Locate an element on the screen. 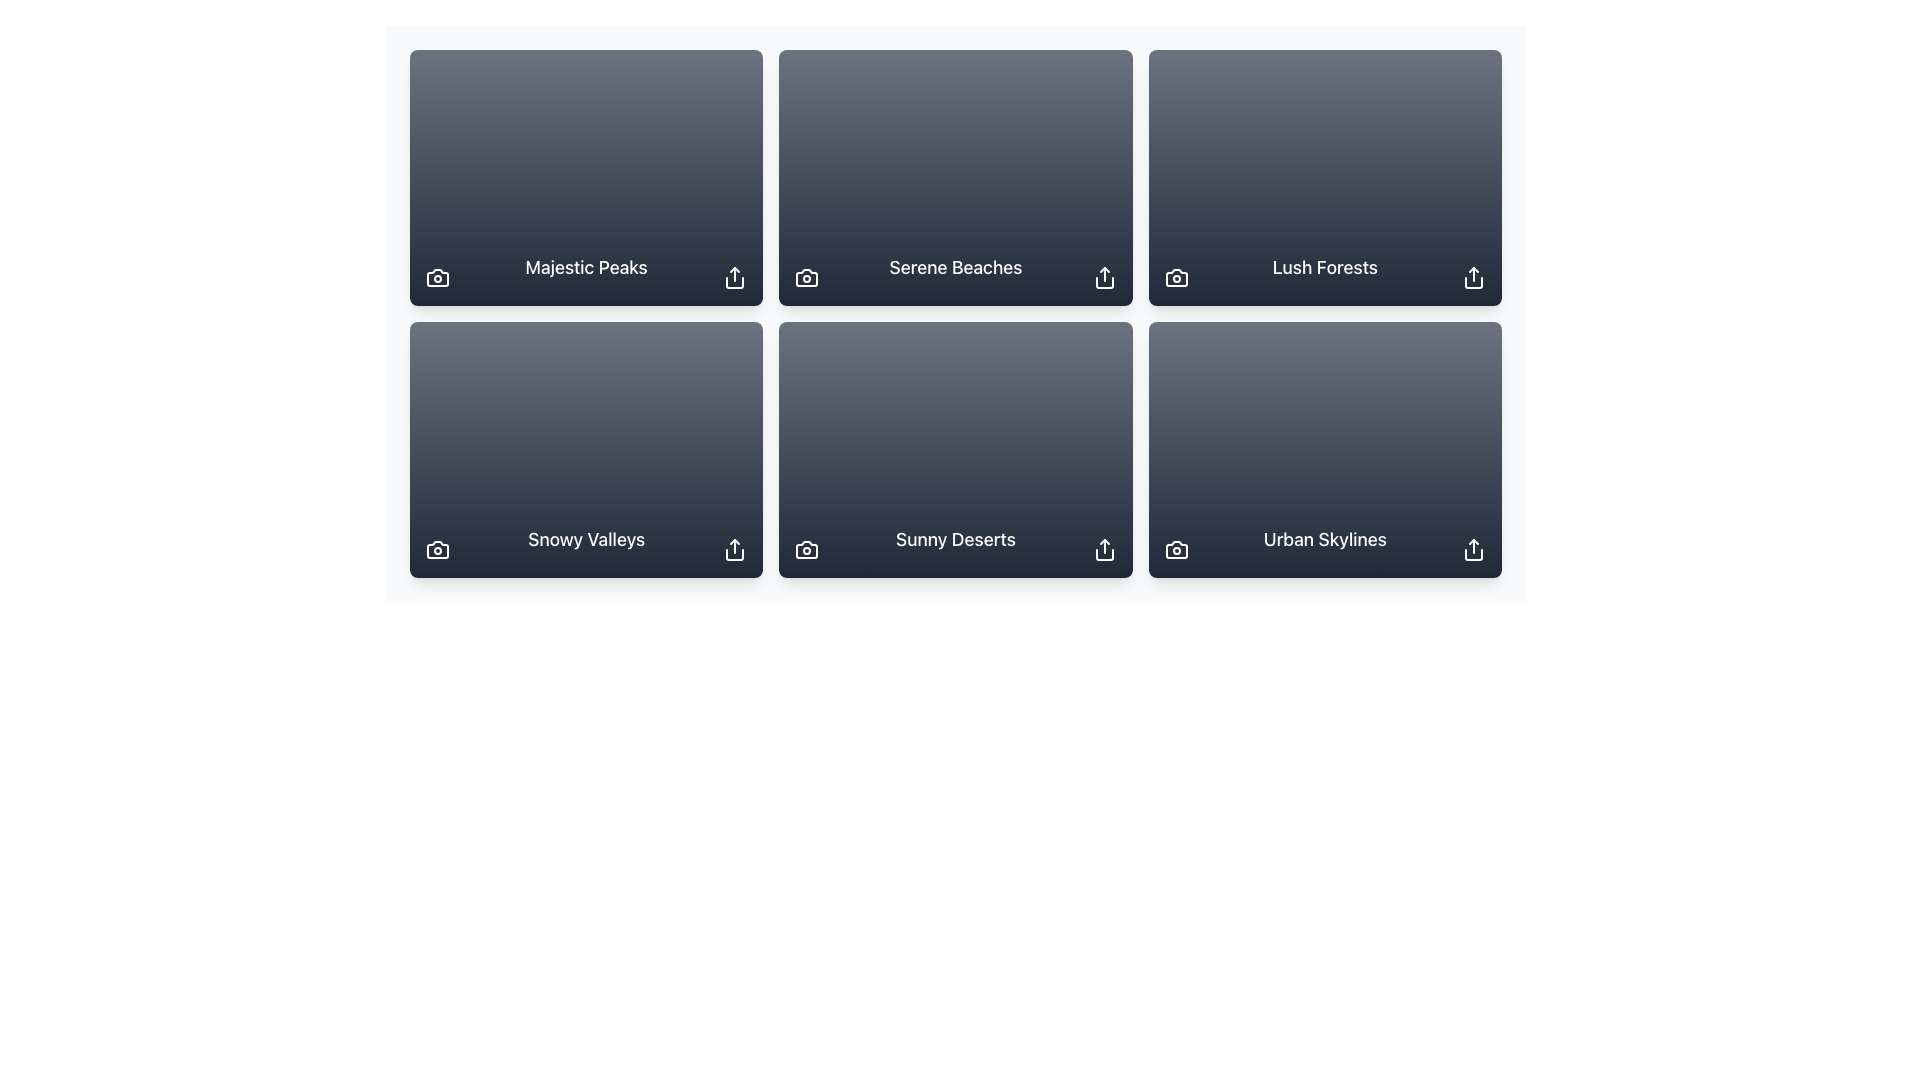  the 'Snowy Valleys' title element, which identifies the specific category within the UI layout is located at coordinates (585, 551).